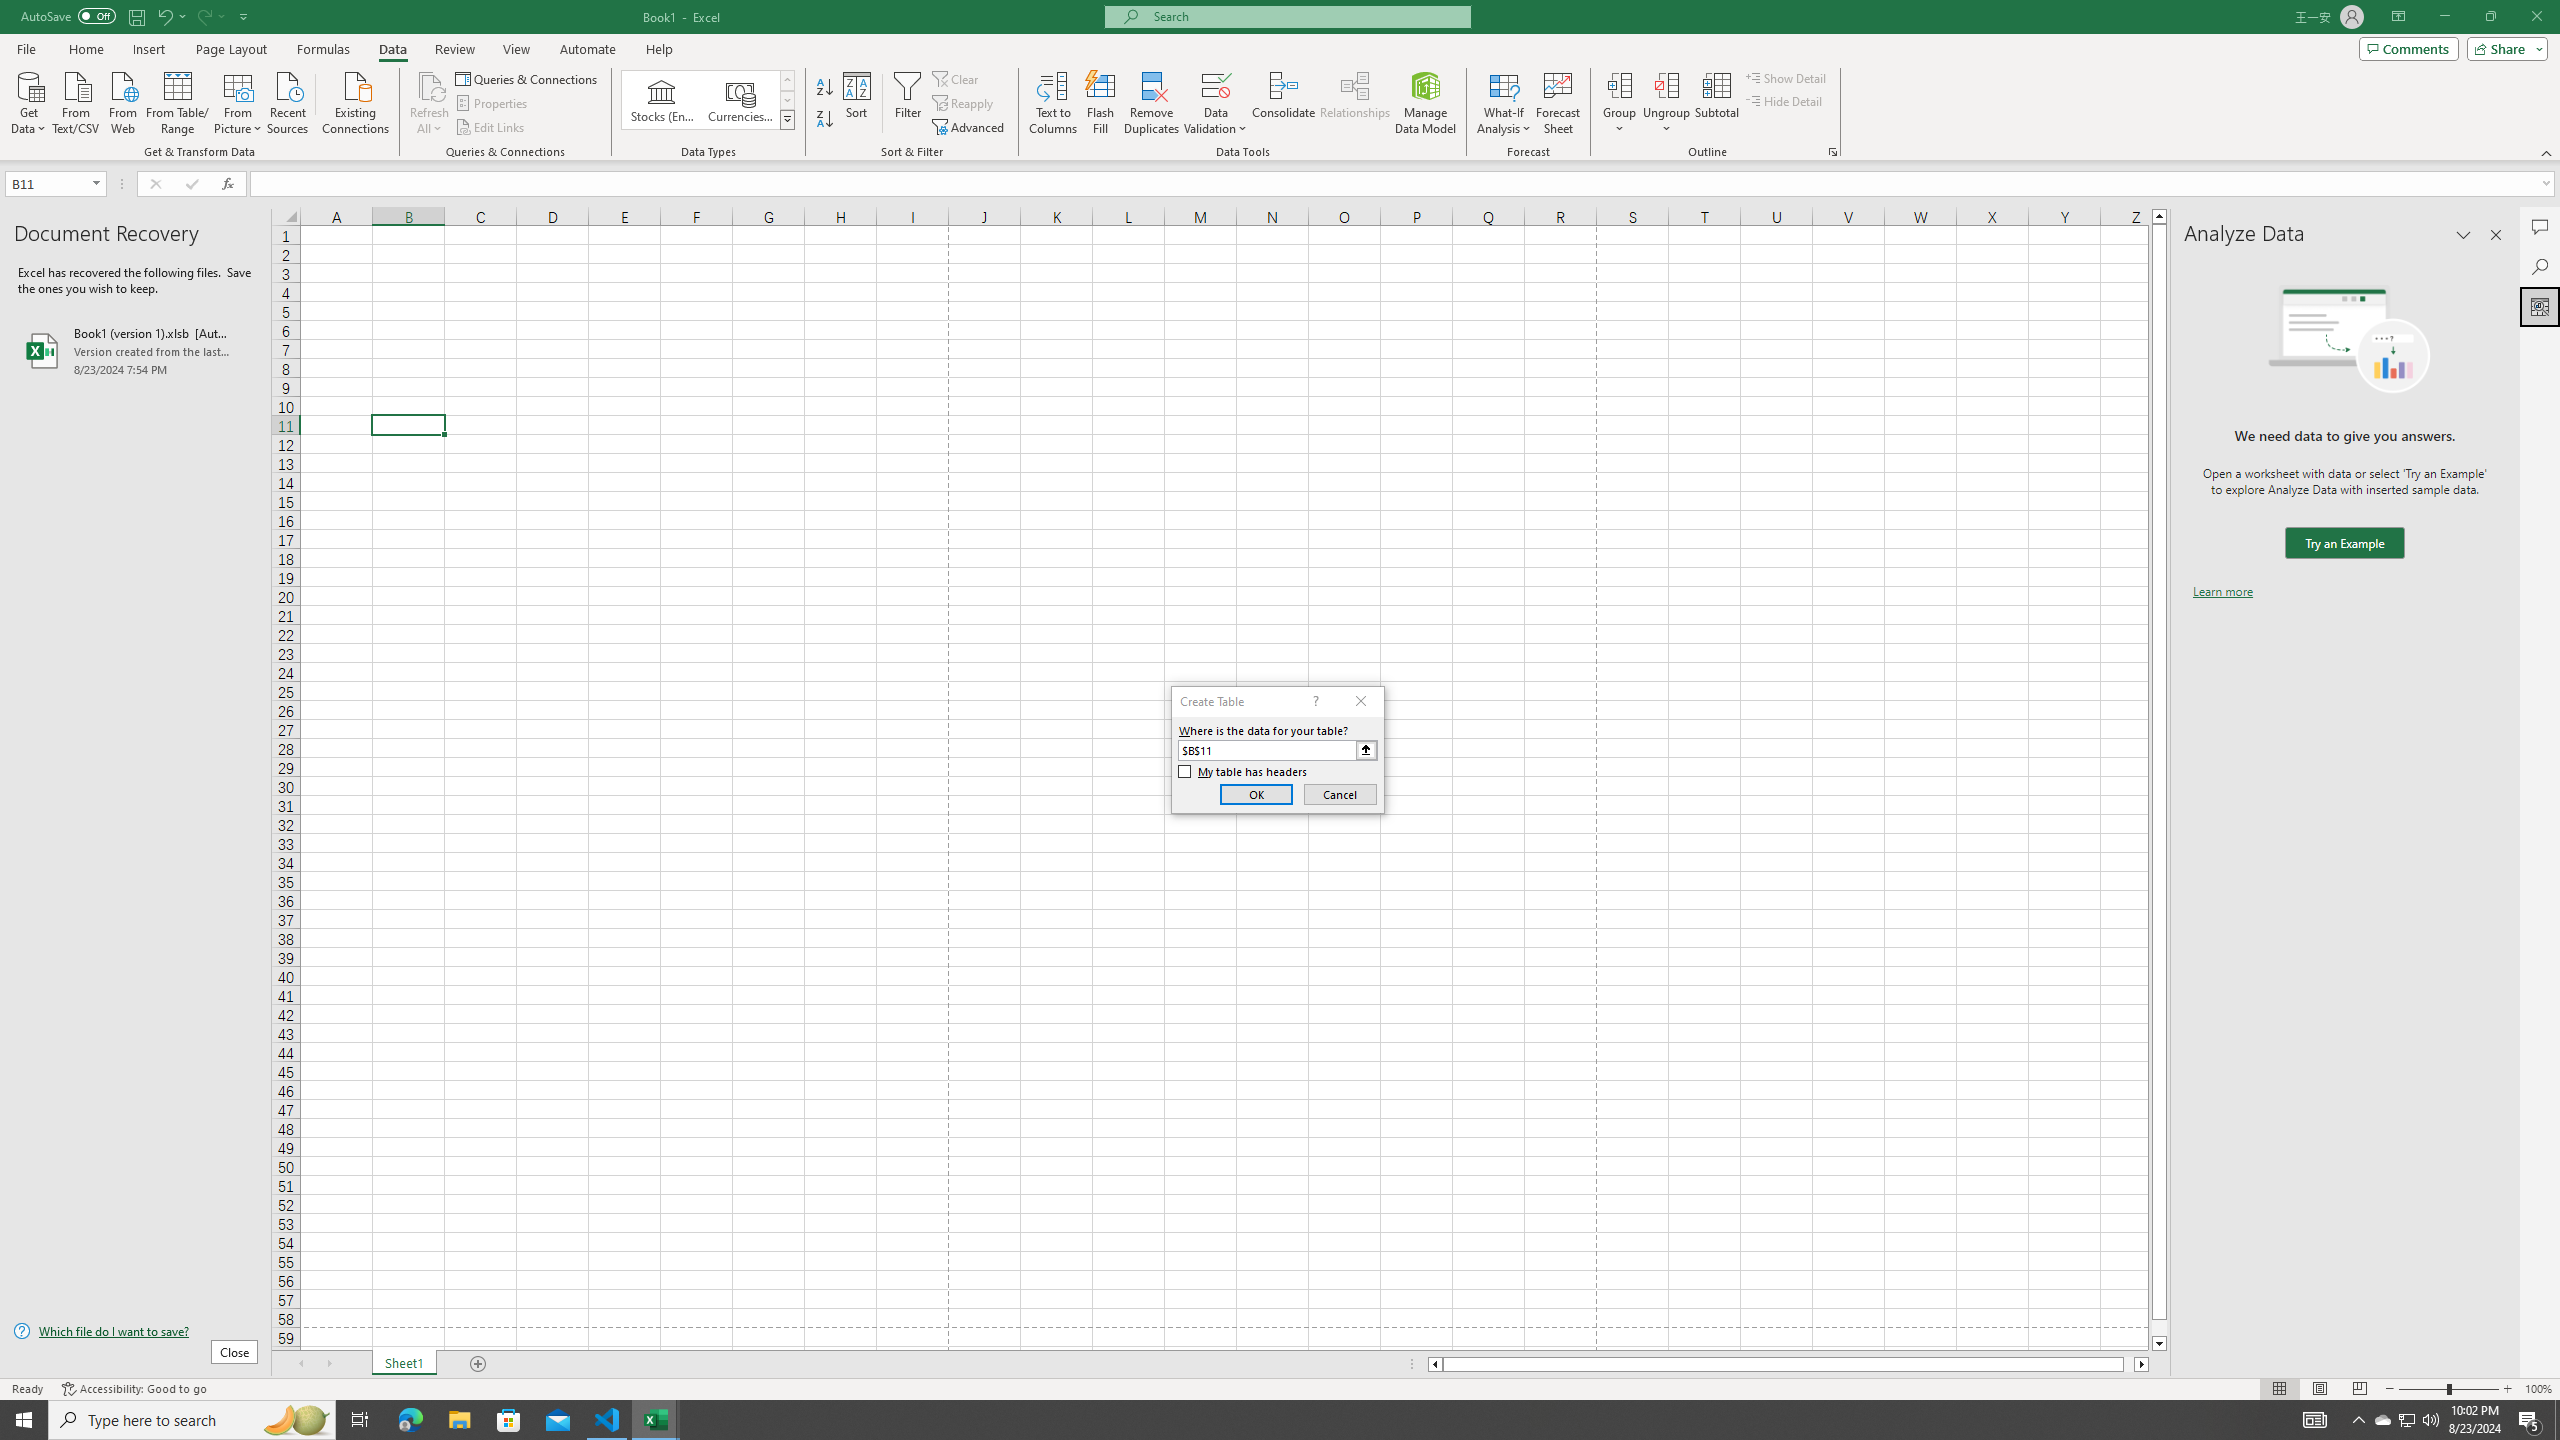  Describe the element at coordinates (490, 127) in the screenshot. I see `'Edit Links'` at that location.